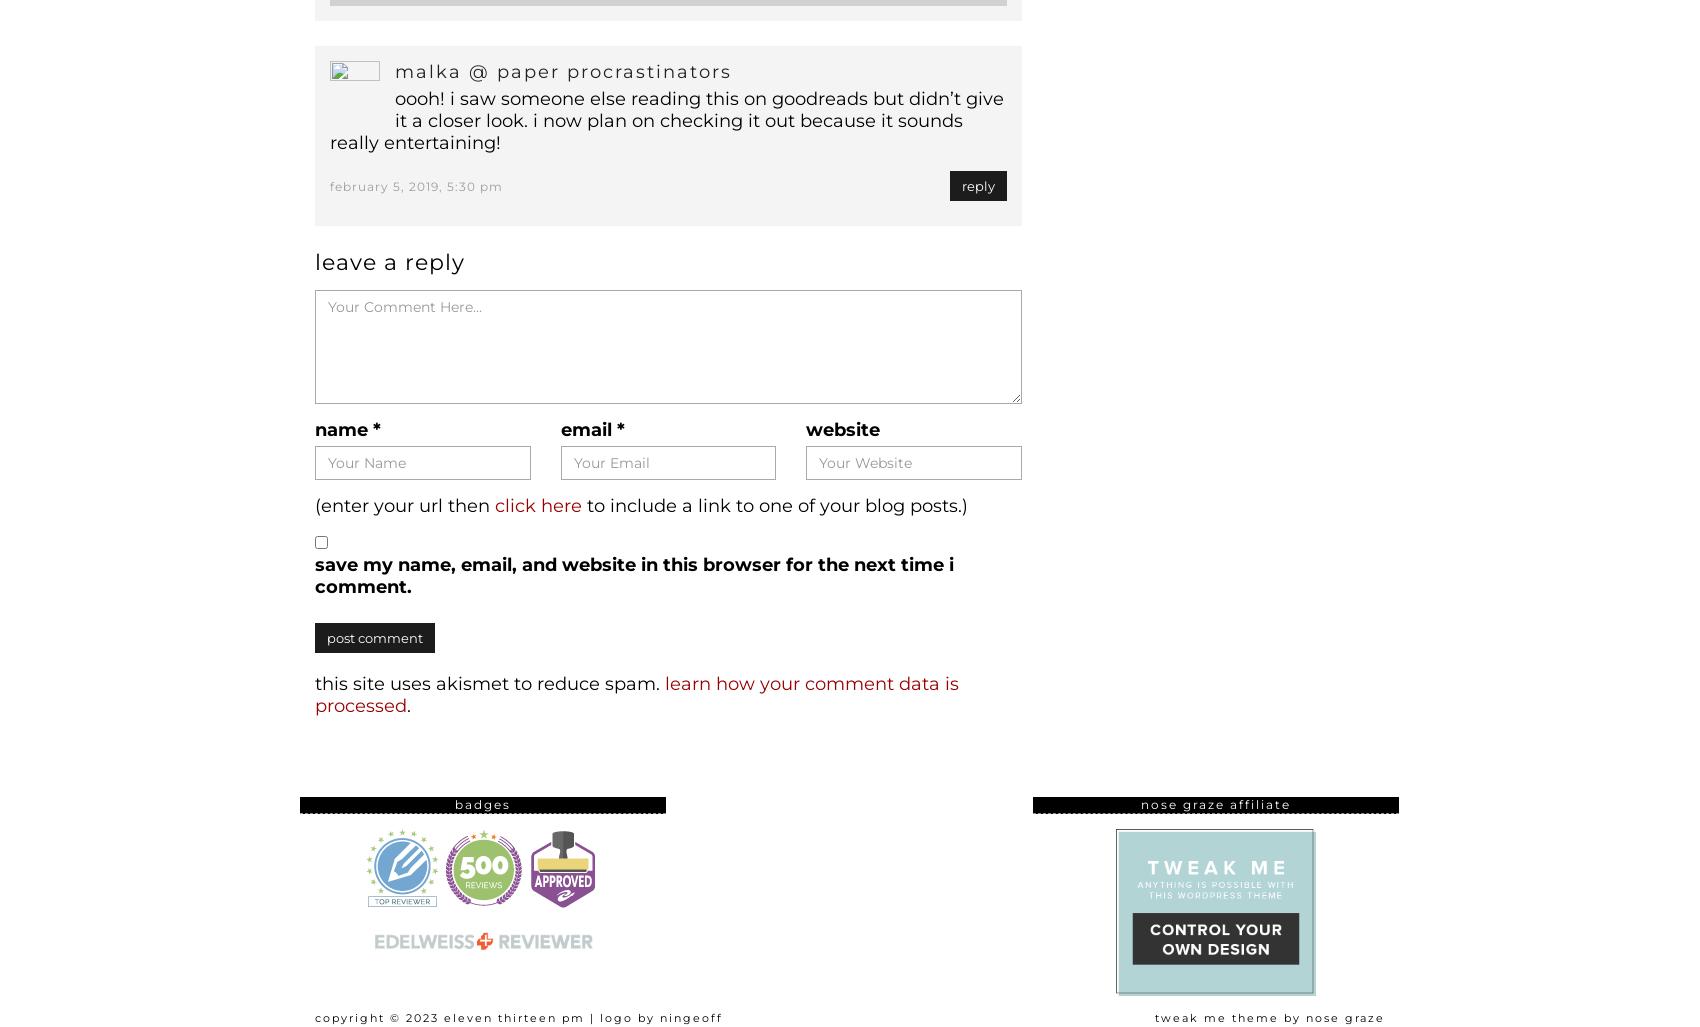 The height and width of the screenshot is (1027, 1700). Describe the element at coordinates (537, 506) in the screenshot. I see `'click here'` at that location.